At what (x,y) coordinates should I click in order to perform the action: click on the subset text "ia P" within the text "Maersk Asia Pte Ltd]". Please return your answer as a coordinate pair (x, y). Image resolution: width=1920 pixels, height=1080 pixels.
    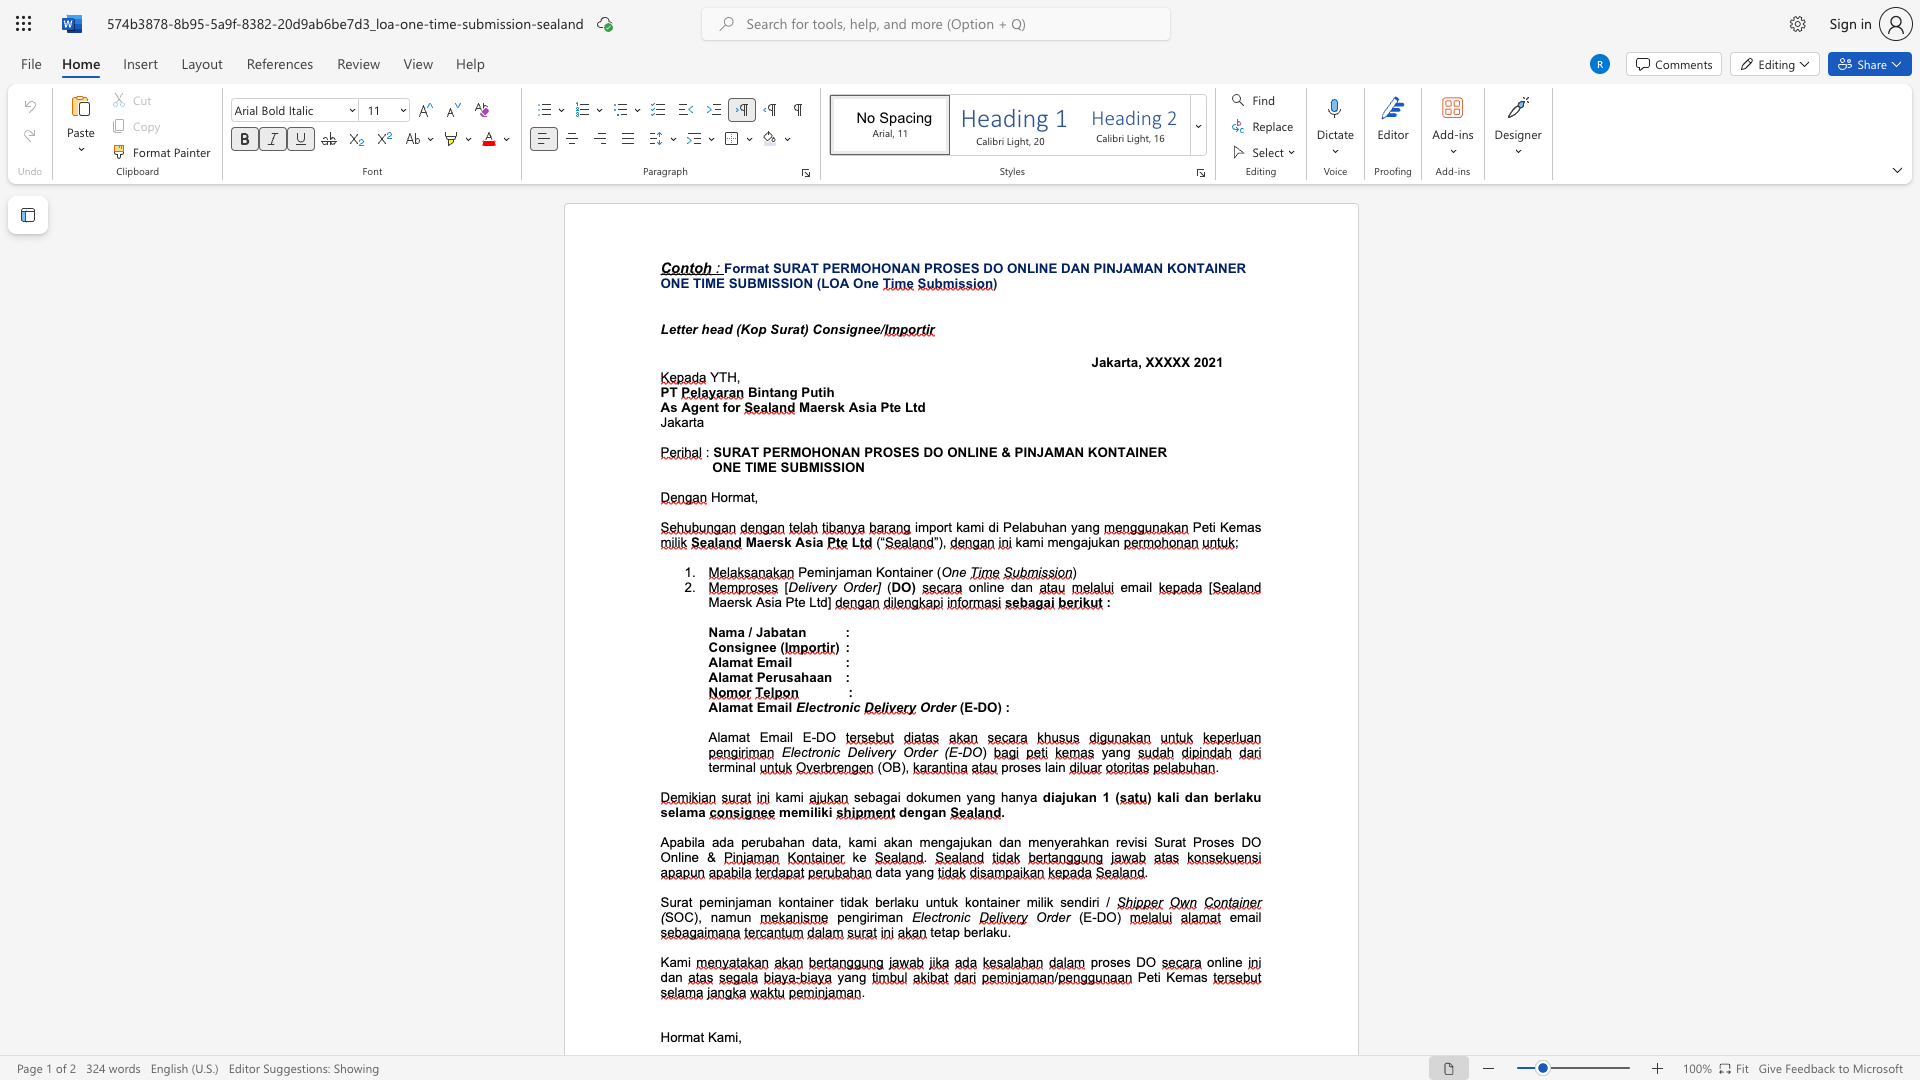
    Looking at the image, I should click on (770, 601).